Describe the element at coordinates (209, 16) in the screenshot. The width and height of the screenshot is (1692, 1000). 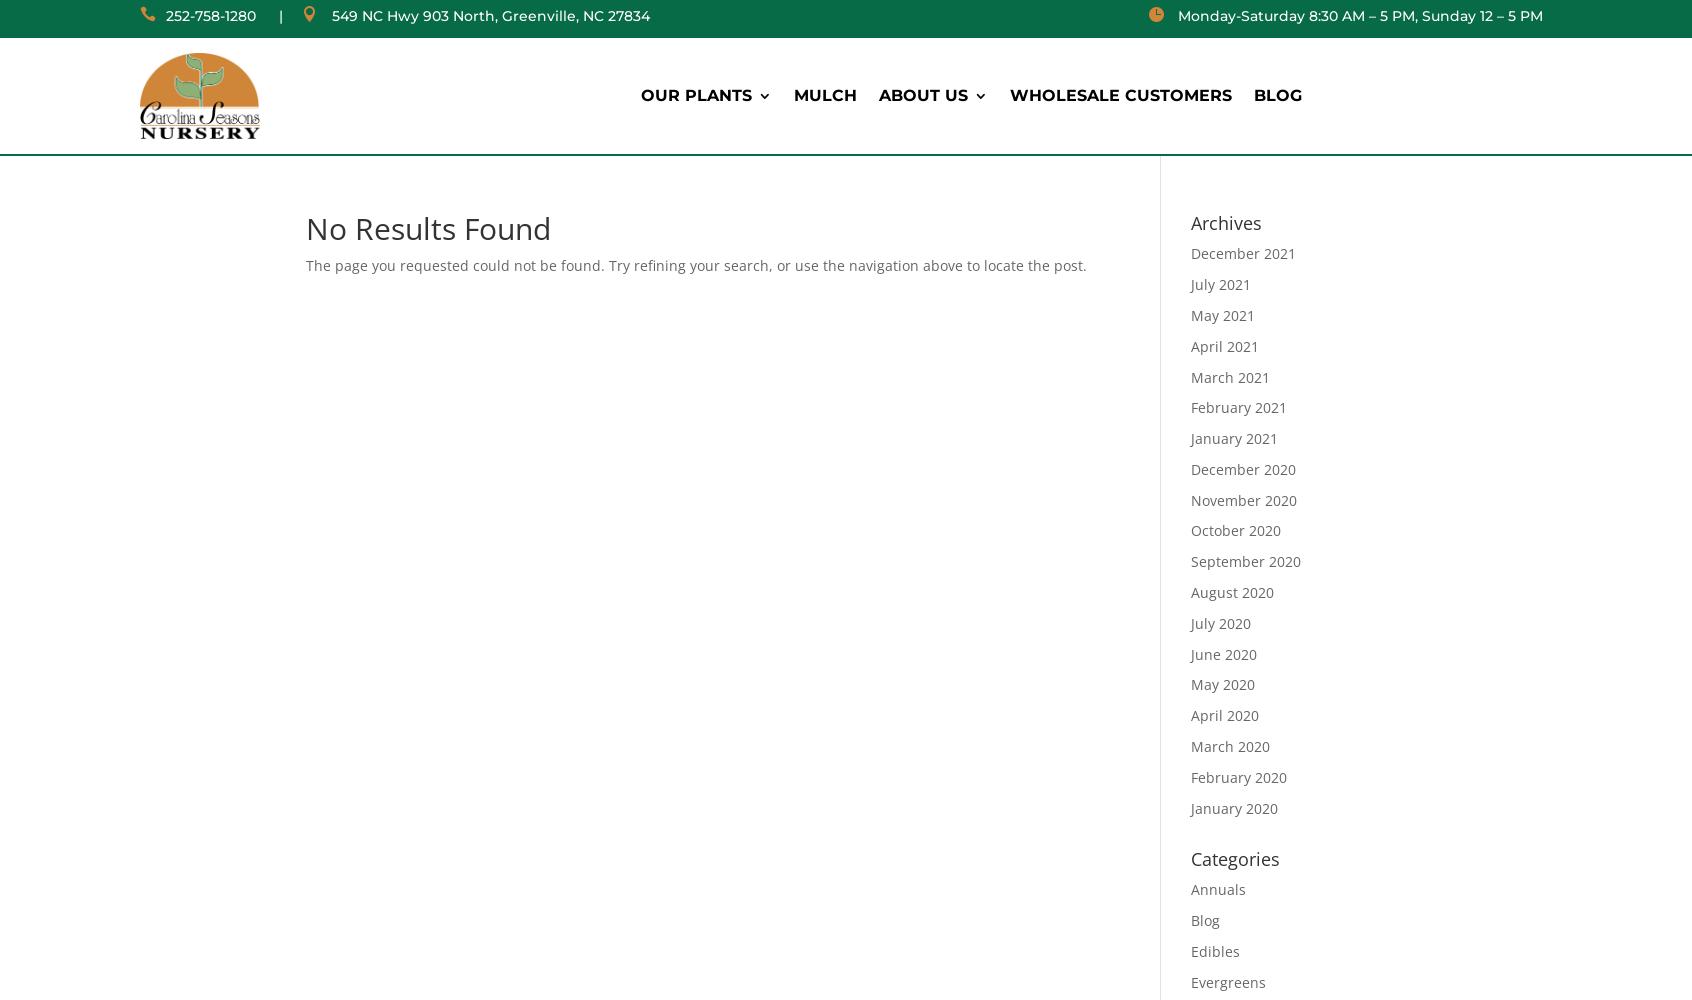
I see `'252-758-1280'` at that location.